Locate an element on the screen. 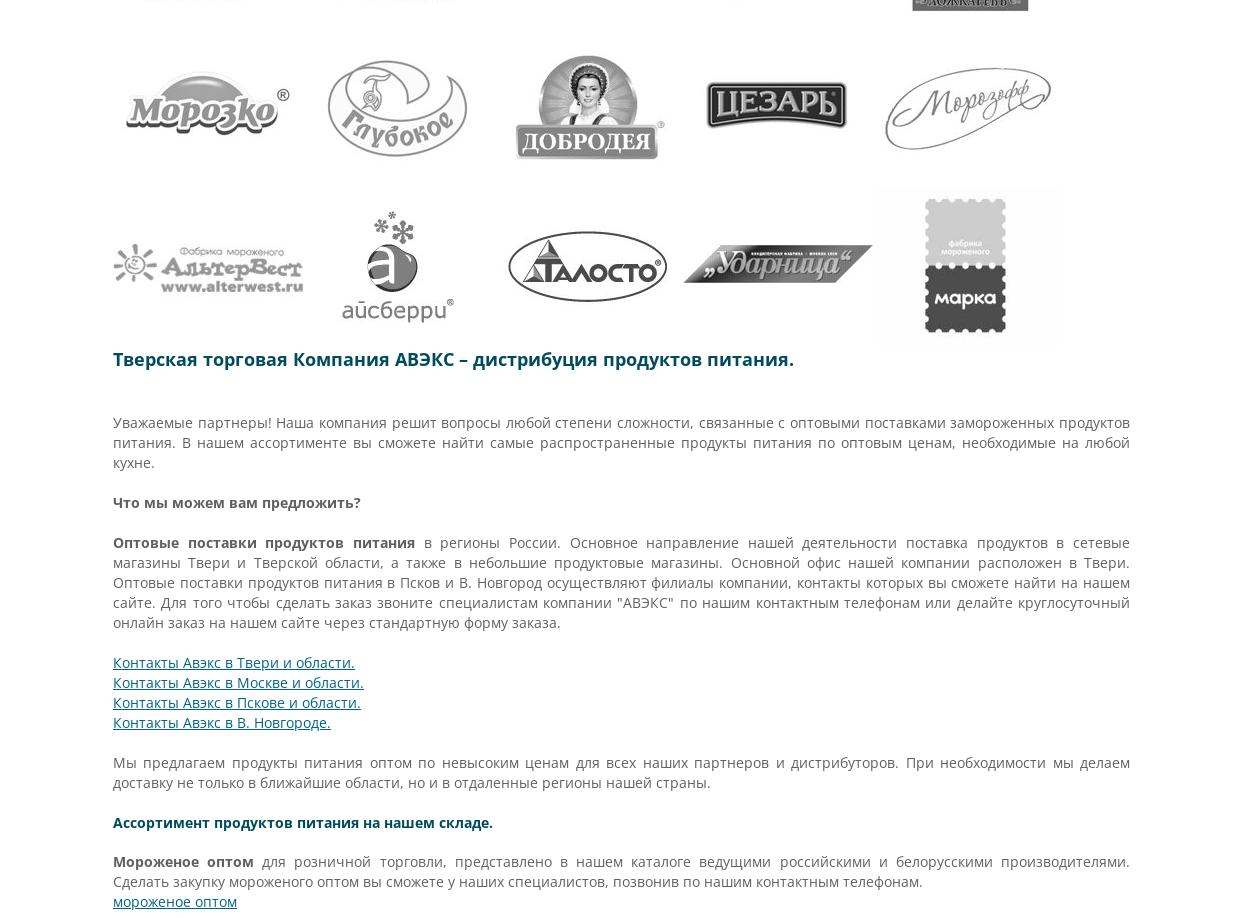 The height and width of the screenshot is (918, 1250). 'Контакты Авэкс в Твери и области.' is located at coordinates (233, 662).